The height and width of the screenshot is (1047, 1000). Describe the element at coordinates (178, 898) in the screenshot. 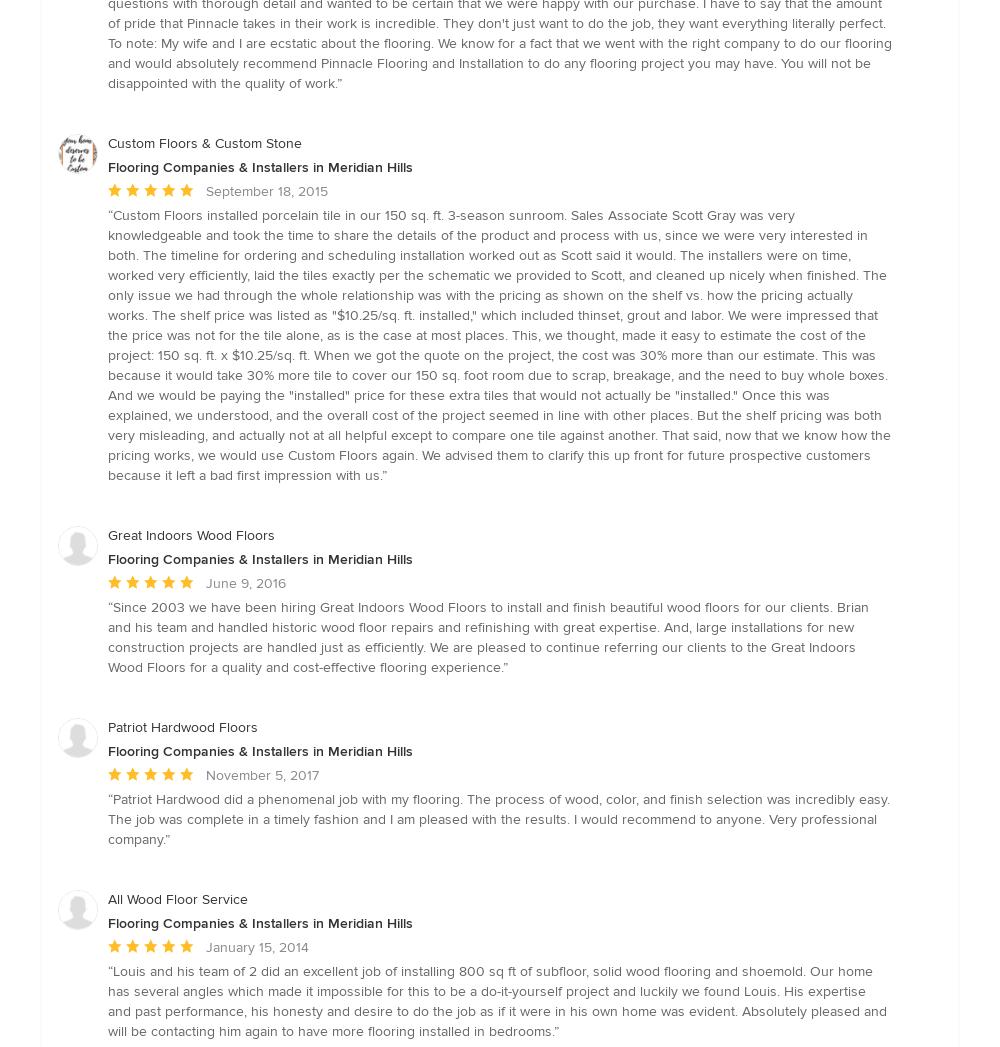

I see `'All Wood Floor Service'` at that location.